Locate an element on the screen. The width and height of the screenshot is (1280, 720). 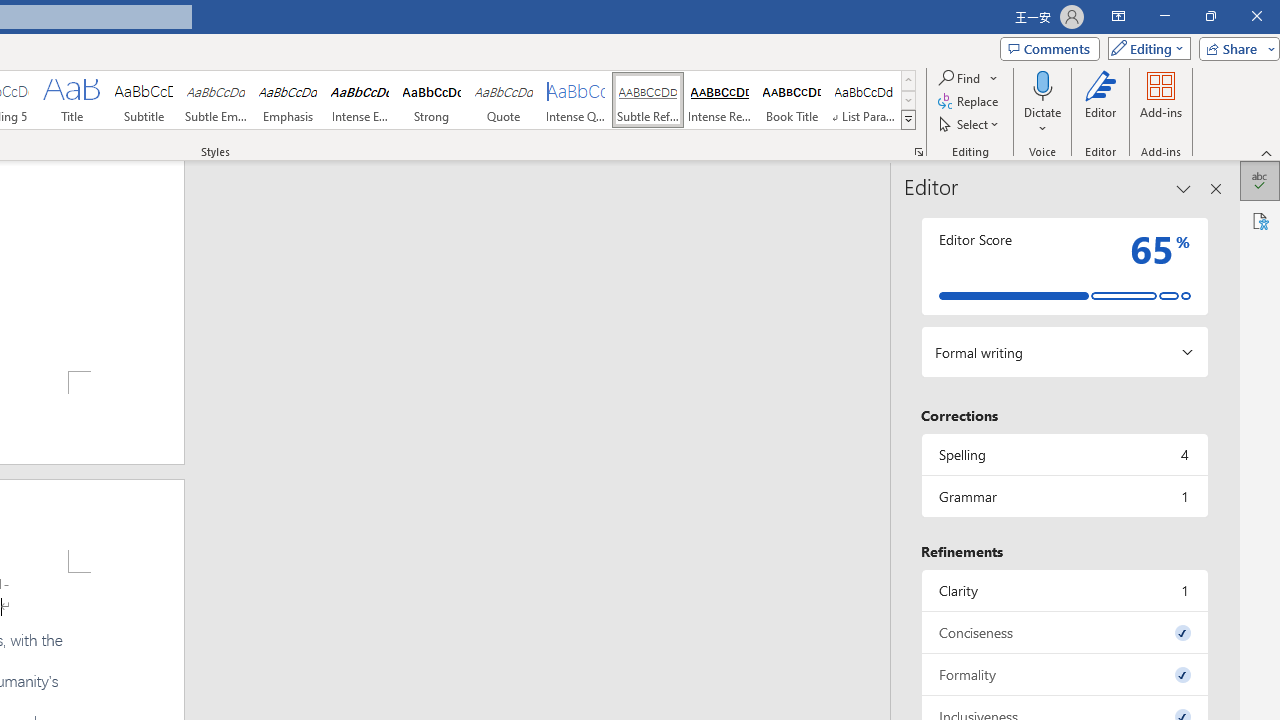
'Styles' is located at coordinates (907, 120).